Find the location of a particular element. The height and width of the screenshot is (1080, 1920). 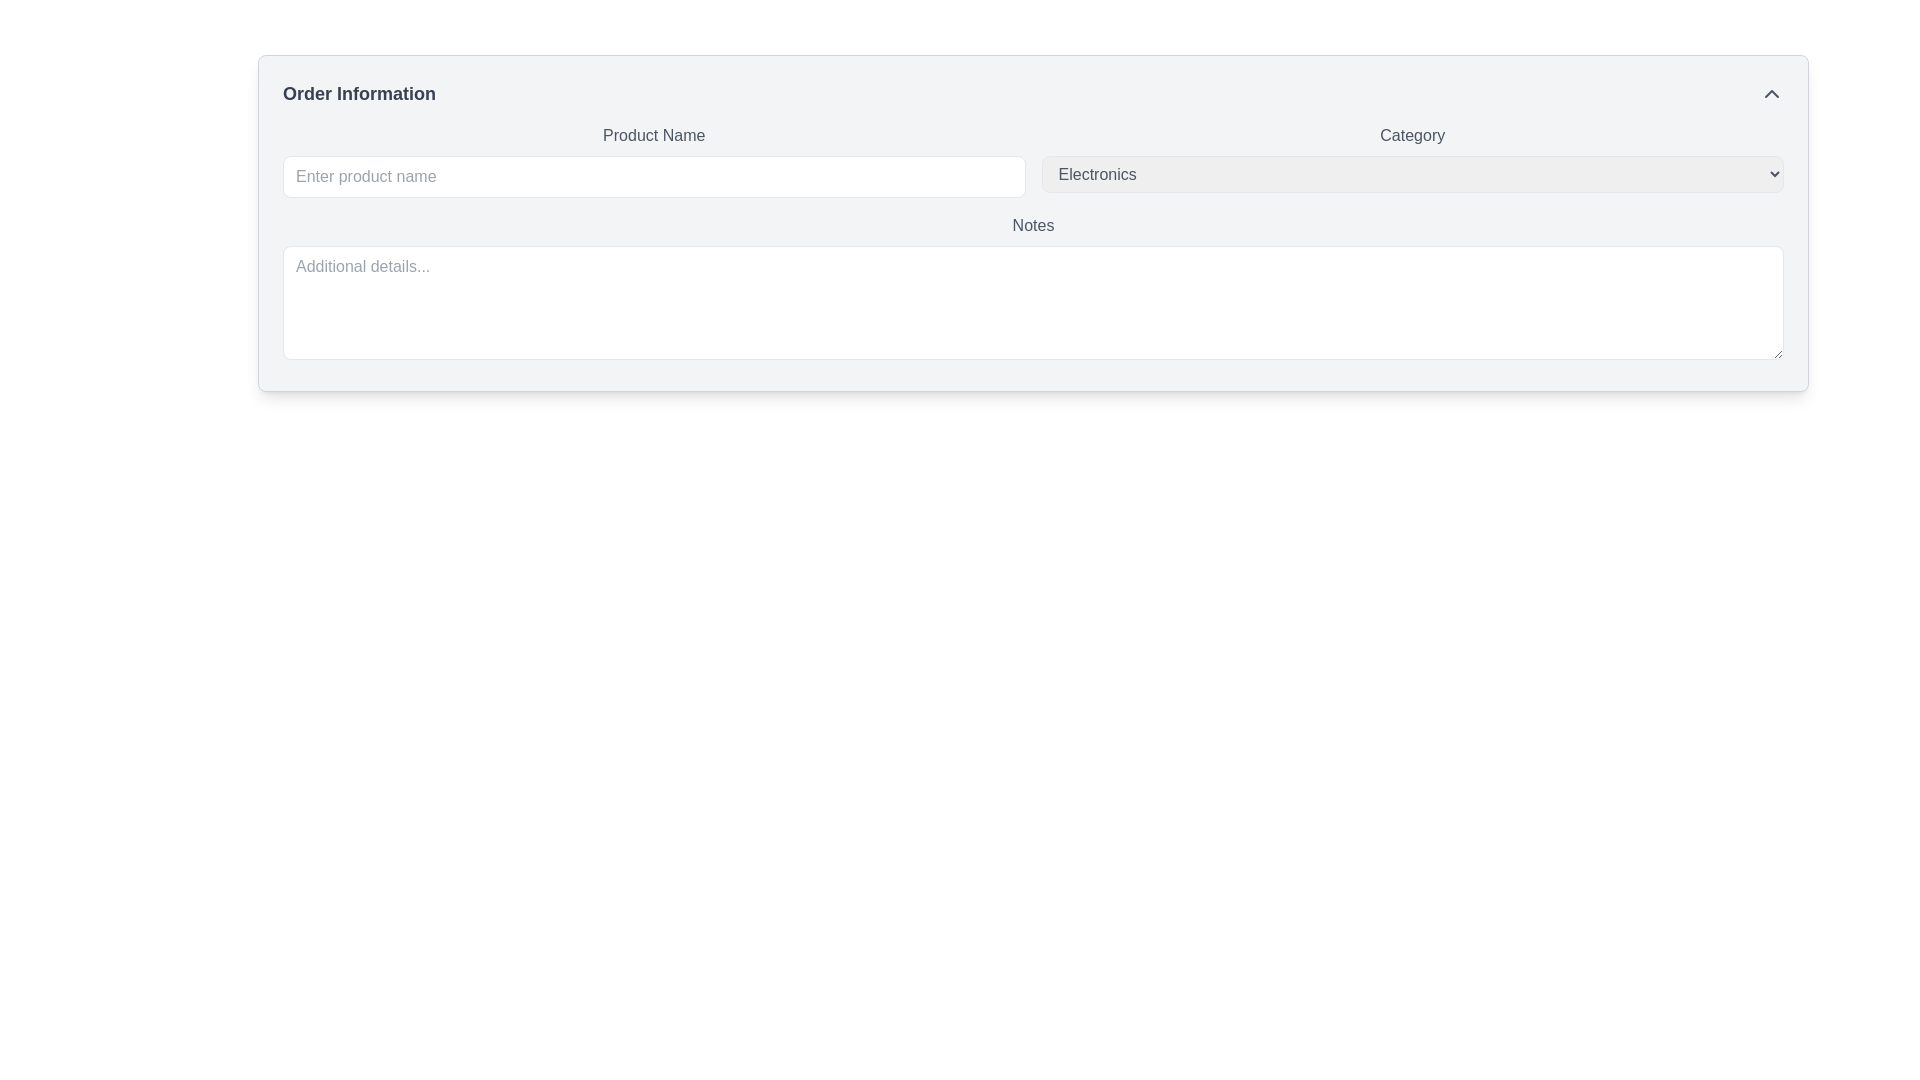

the 'Category' text label styled in gray, located at the top right of the 'Order Information' section, which precedes the 'Electronics' dropdown is located at coordinates (1411, 135).